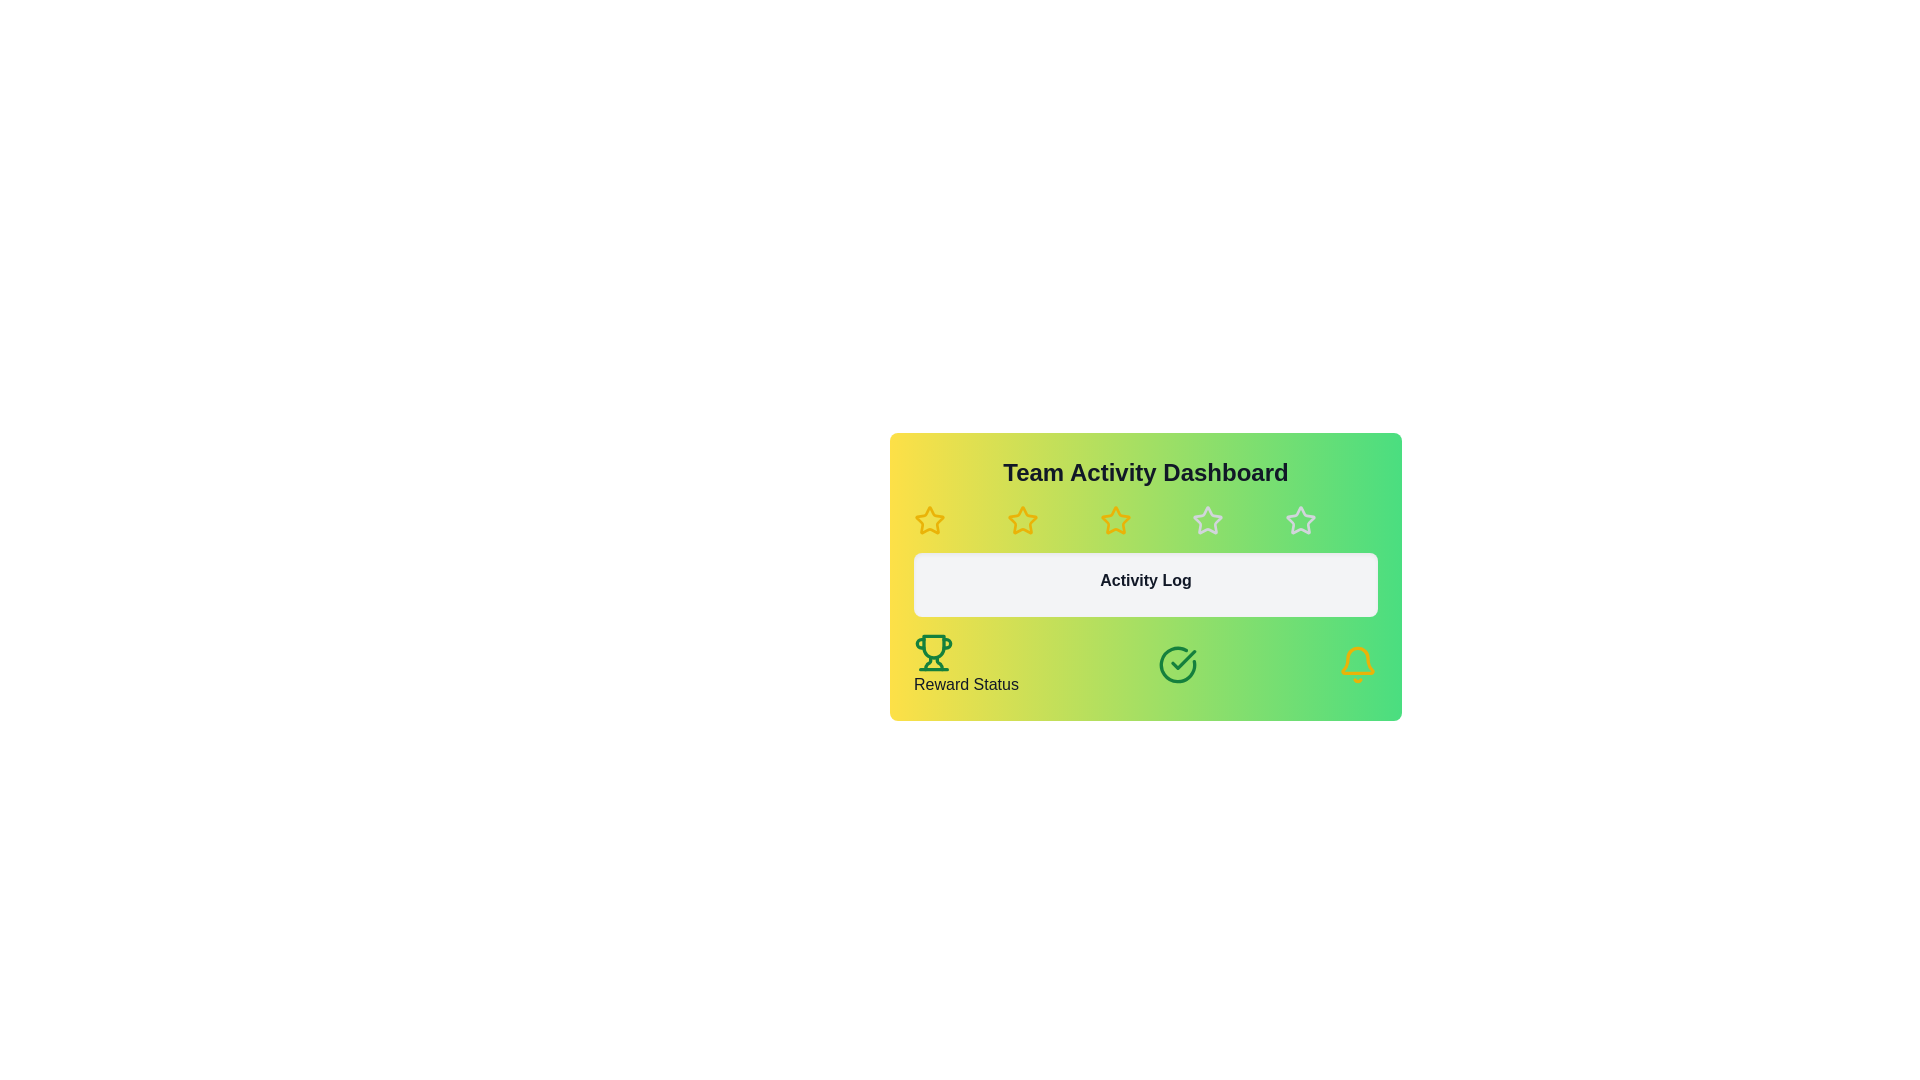 This screenshot has width=1920, height=1080. What do you see at coordinates (1114, 519) in the screenshot?
I see `the third yellow outlined star icon in the horizontal row of five, located beneath the 'Team Activity Dashboard' title` at bounding box center [1114, 519].